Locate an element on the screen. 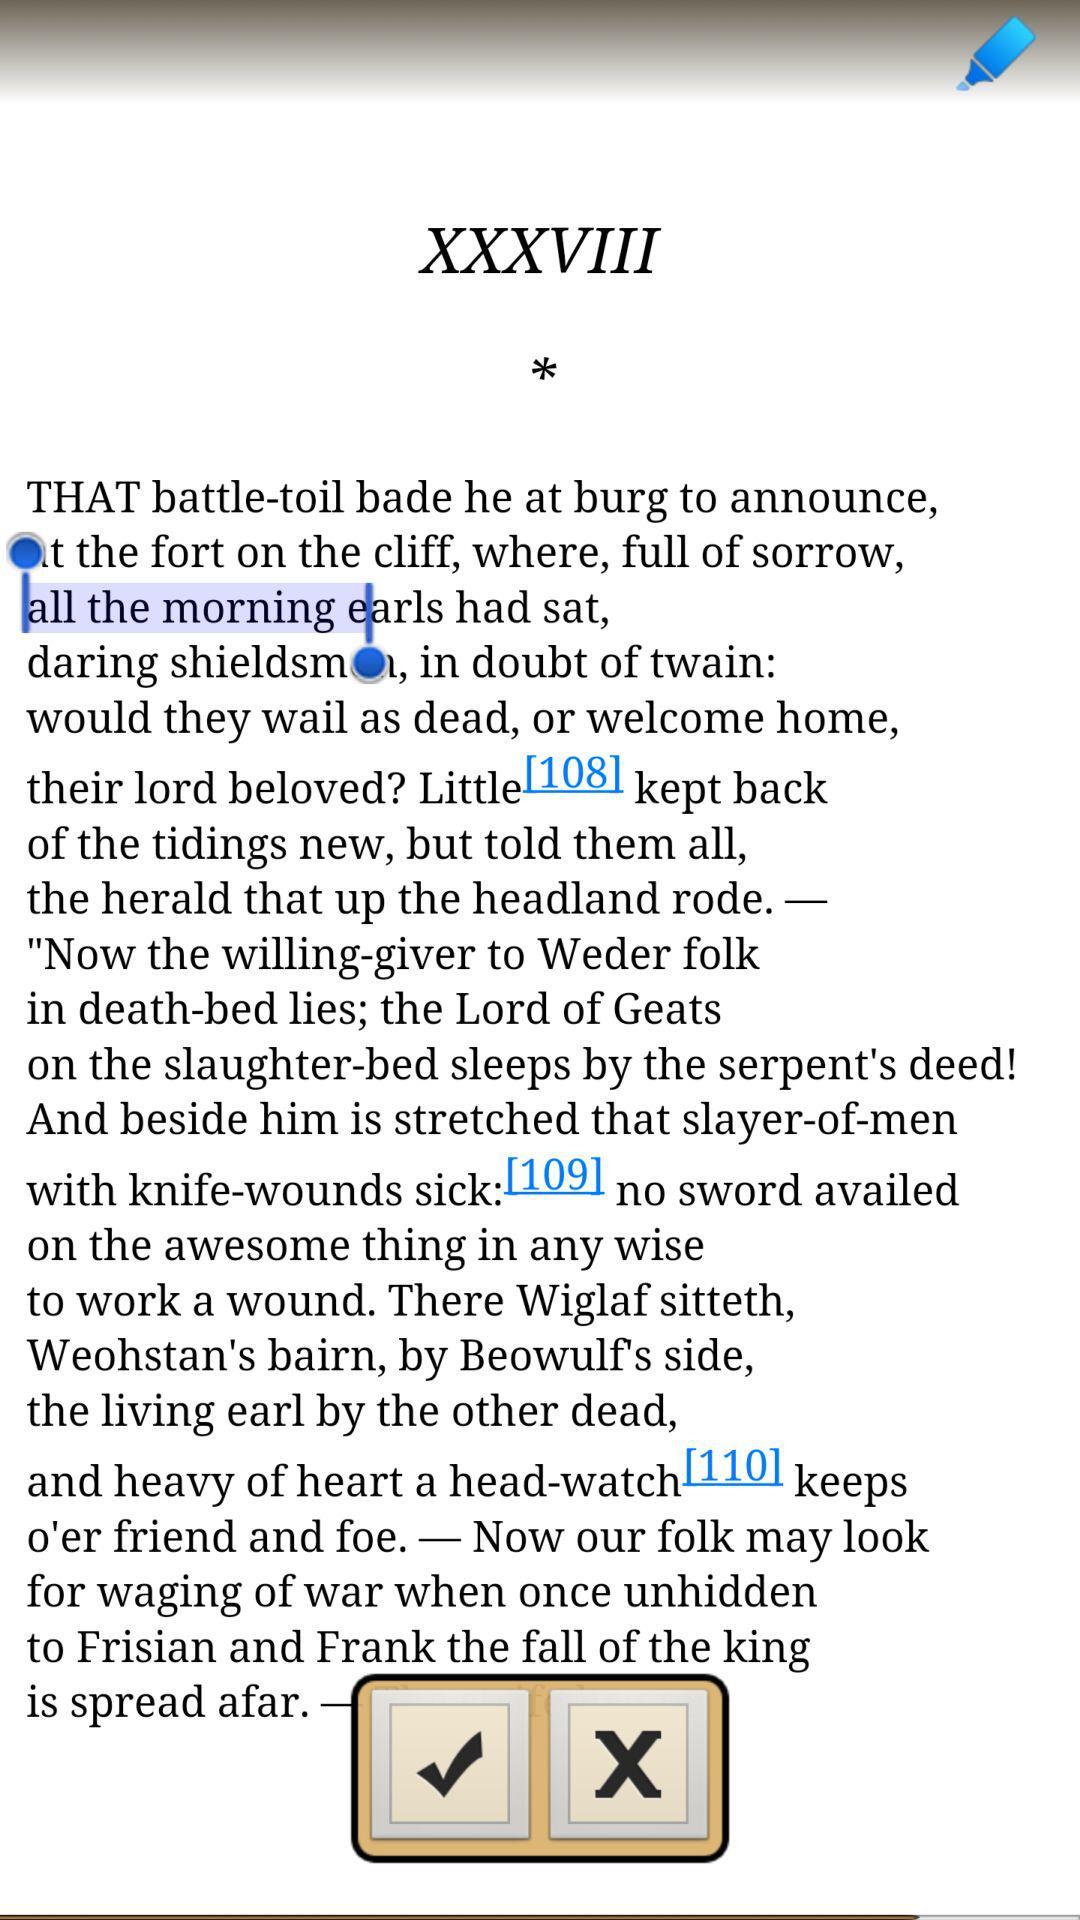 This screenshot has height=1920, width=1080. confirm highlight is located at coordinates (450, 1770).